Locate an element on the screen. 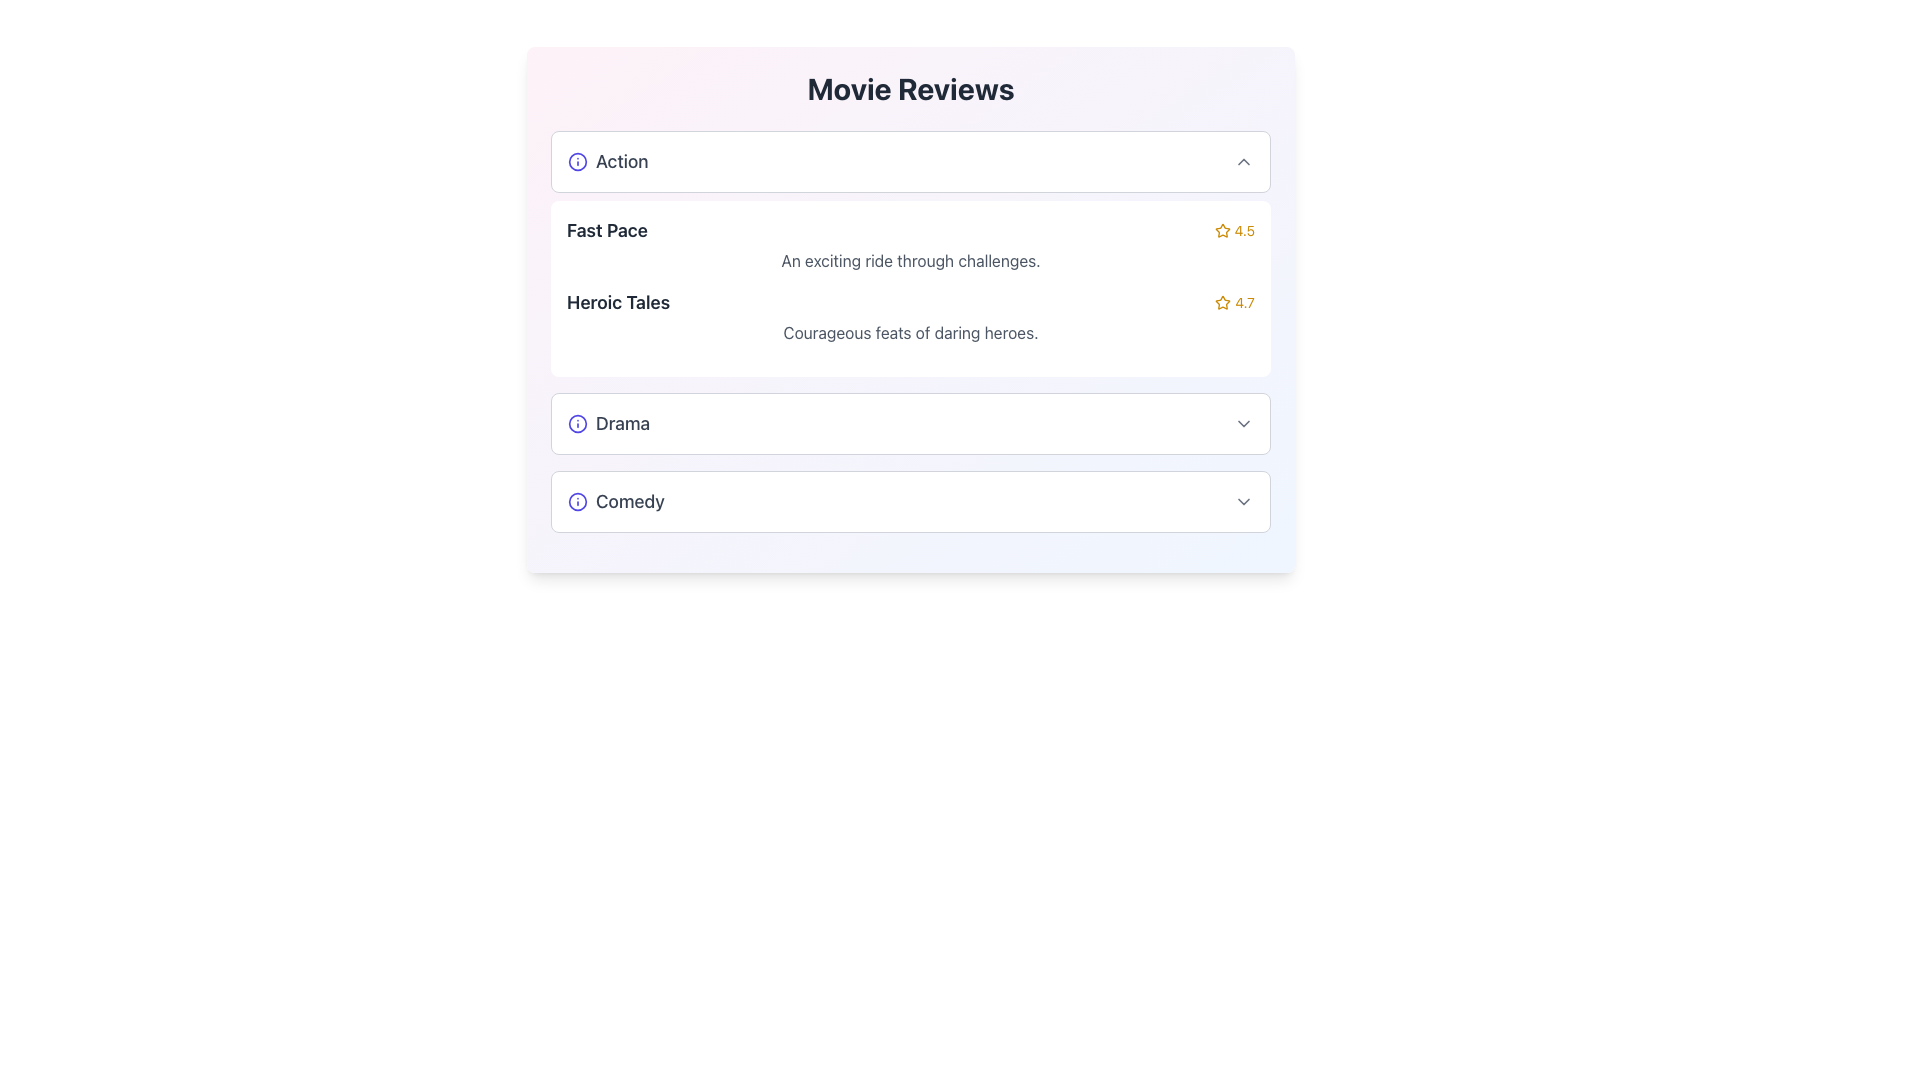 Image resolution: width=1920 pixels, height=1080 pixels. the downward-pointing chevron icon located at the rightmost end of the 'Comedy' section, which is styled with a thin stroke and gray color is located at coordinates (1242, 500).